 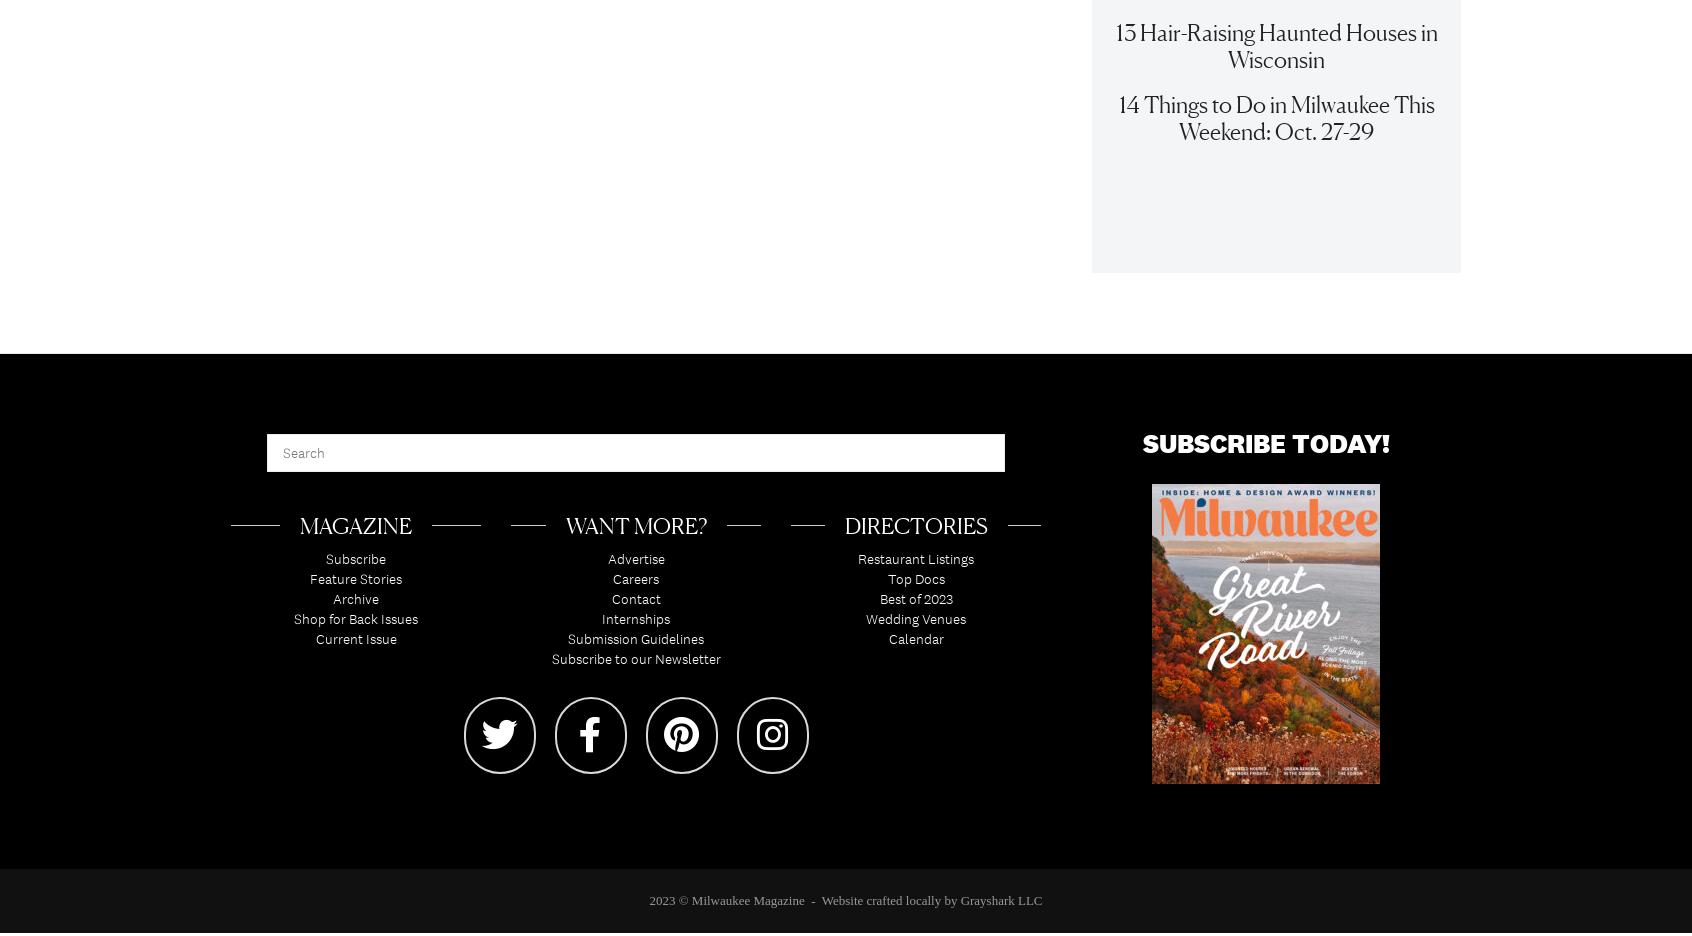 I want to click on 'Magazine', so click(x=355, y=535).